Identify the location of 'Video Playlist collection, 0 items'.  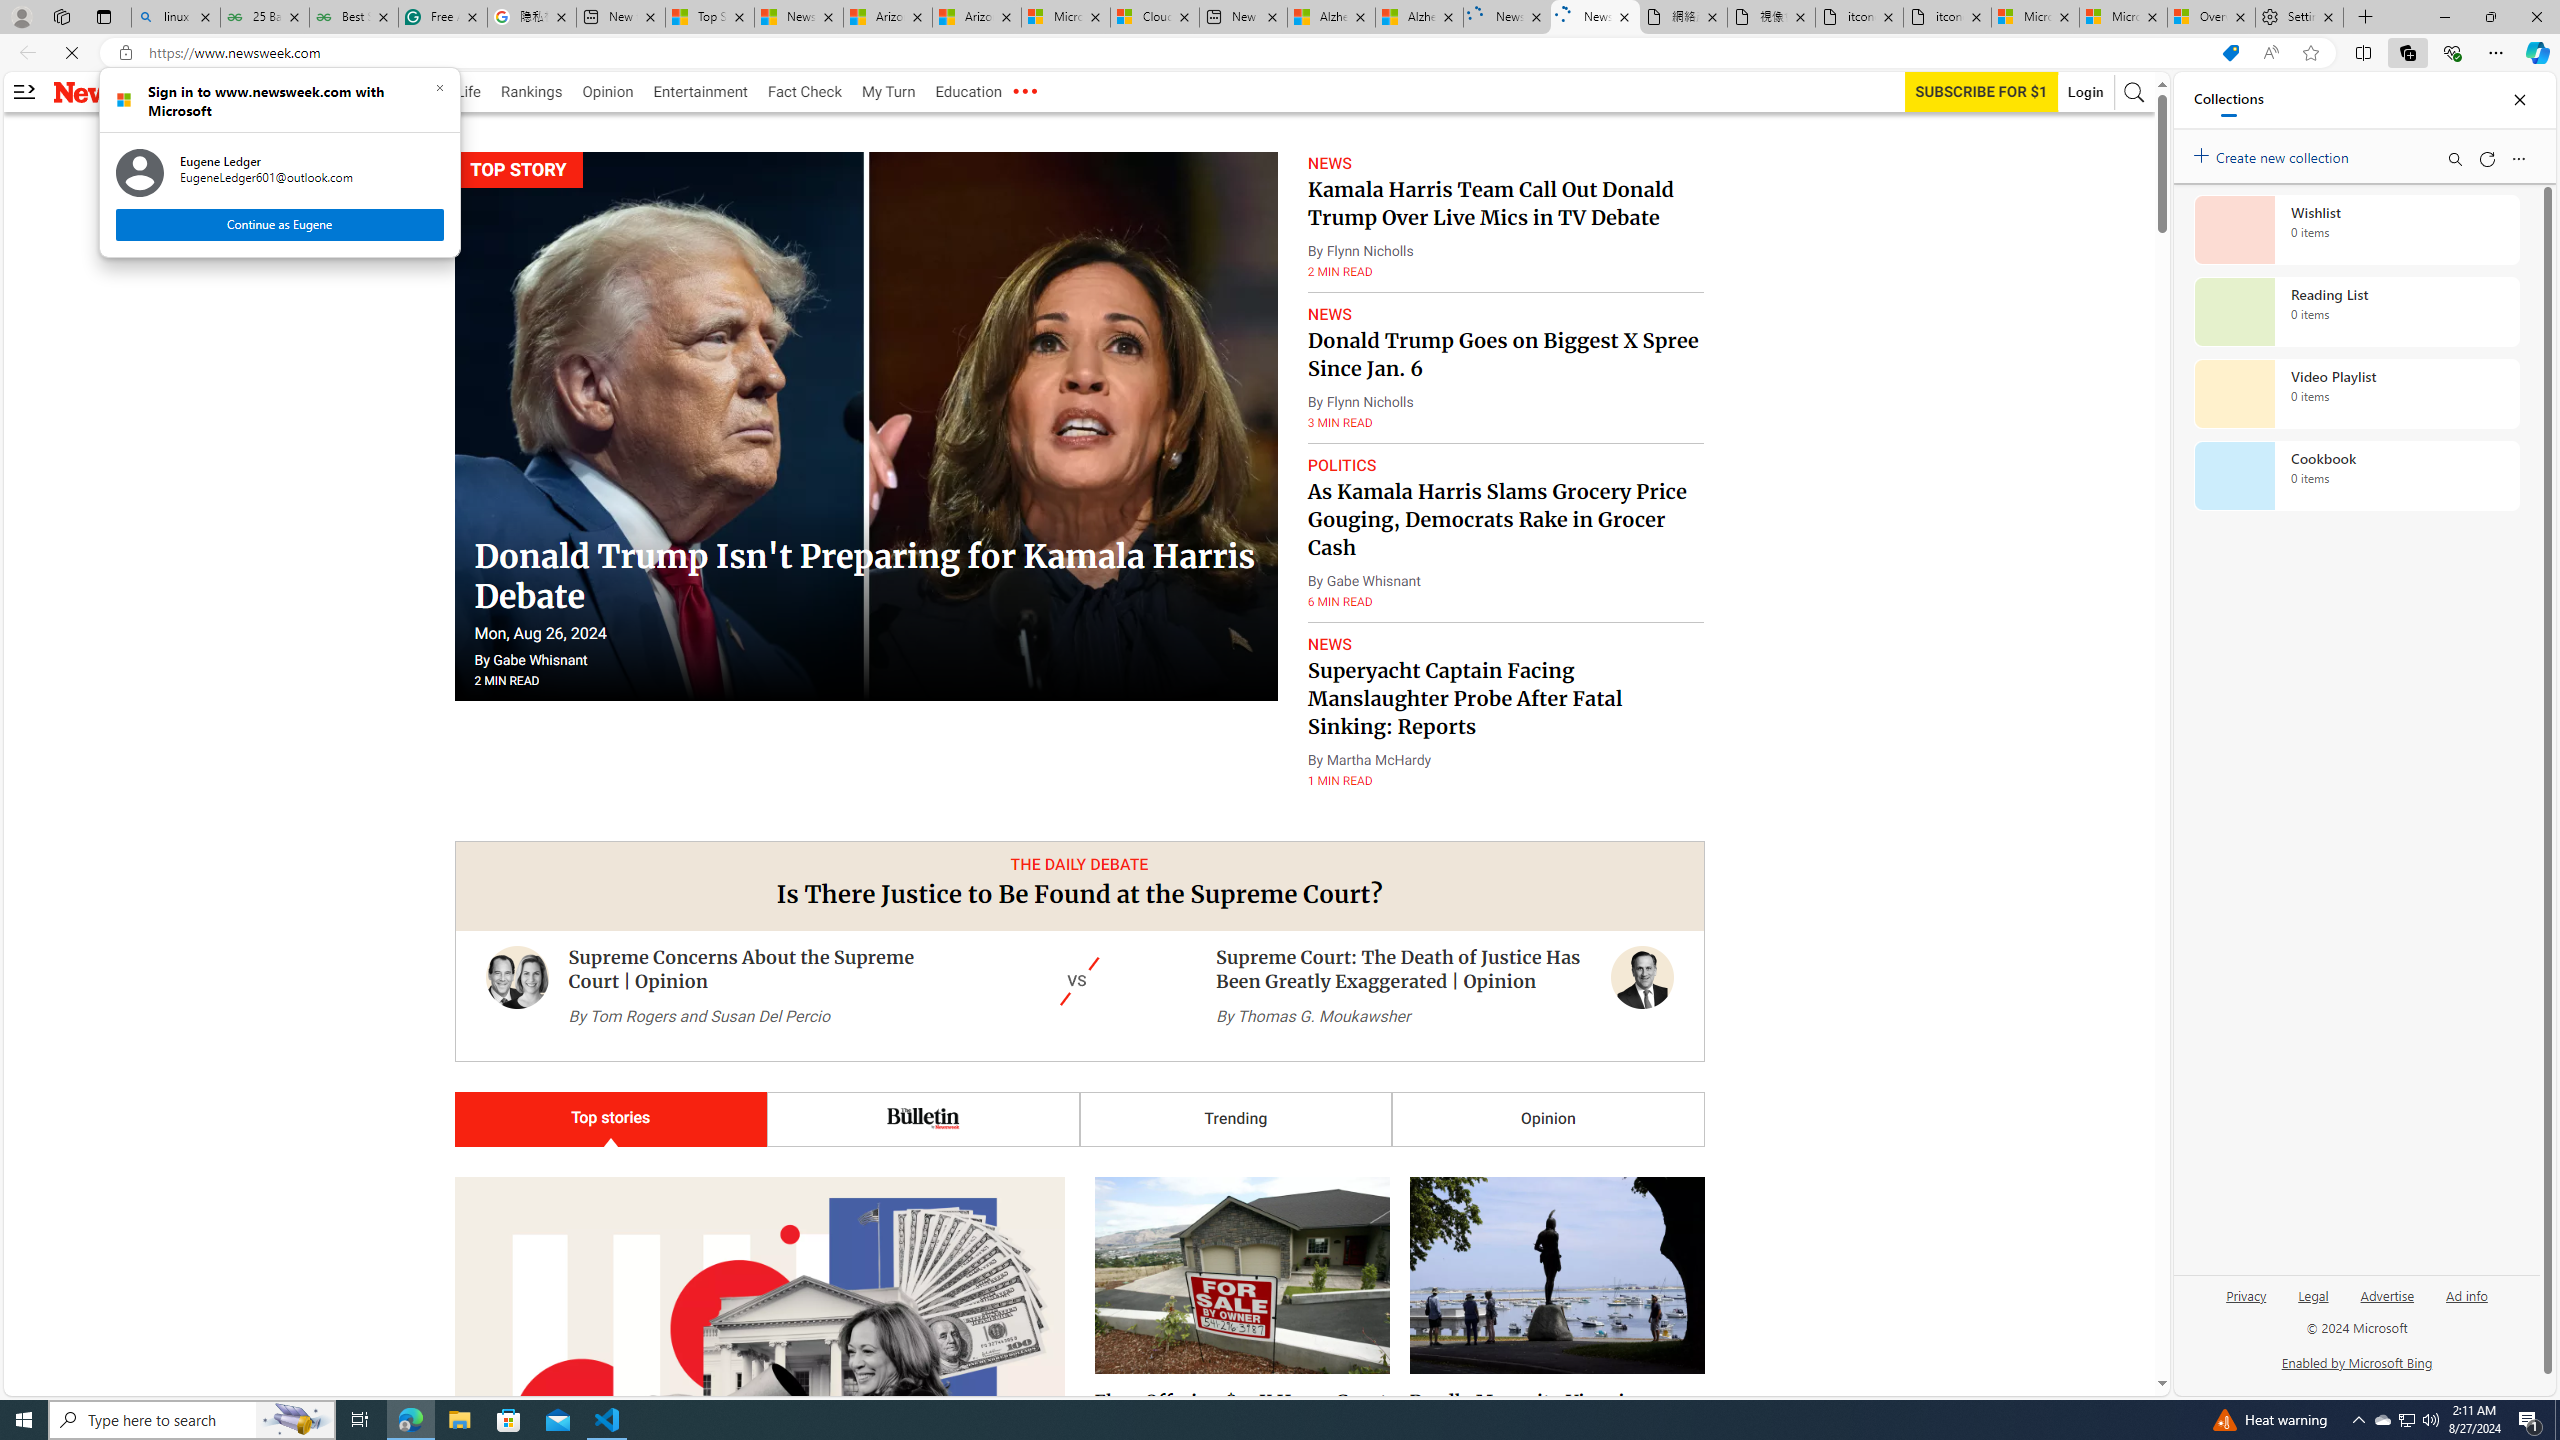
(2356, 392).